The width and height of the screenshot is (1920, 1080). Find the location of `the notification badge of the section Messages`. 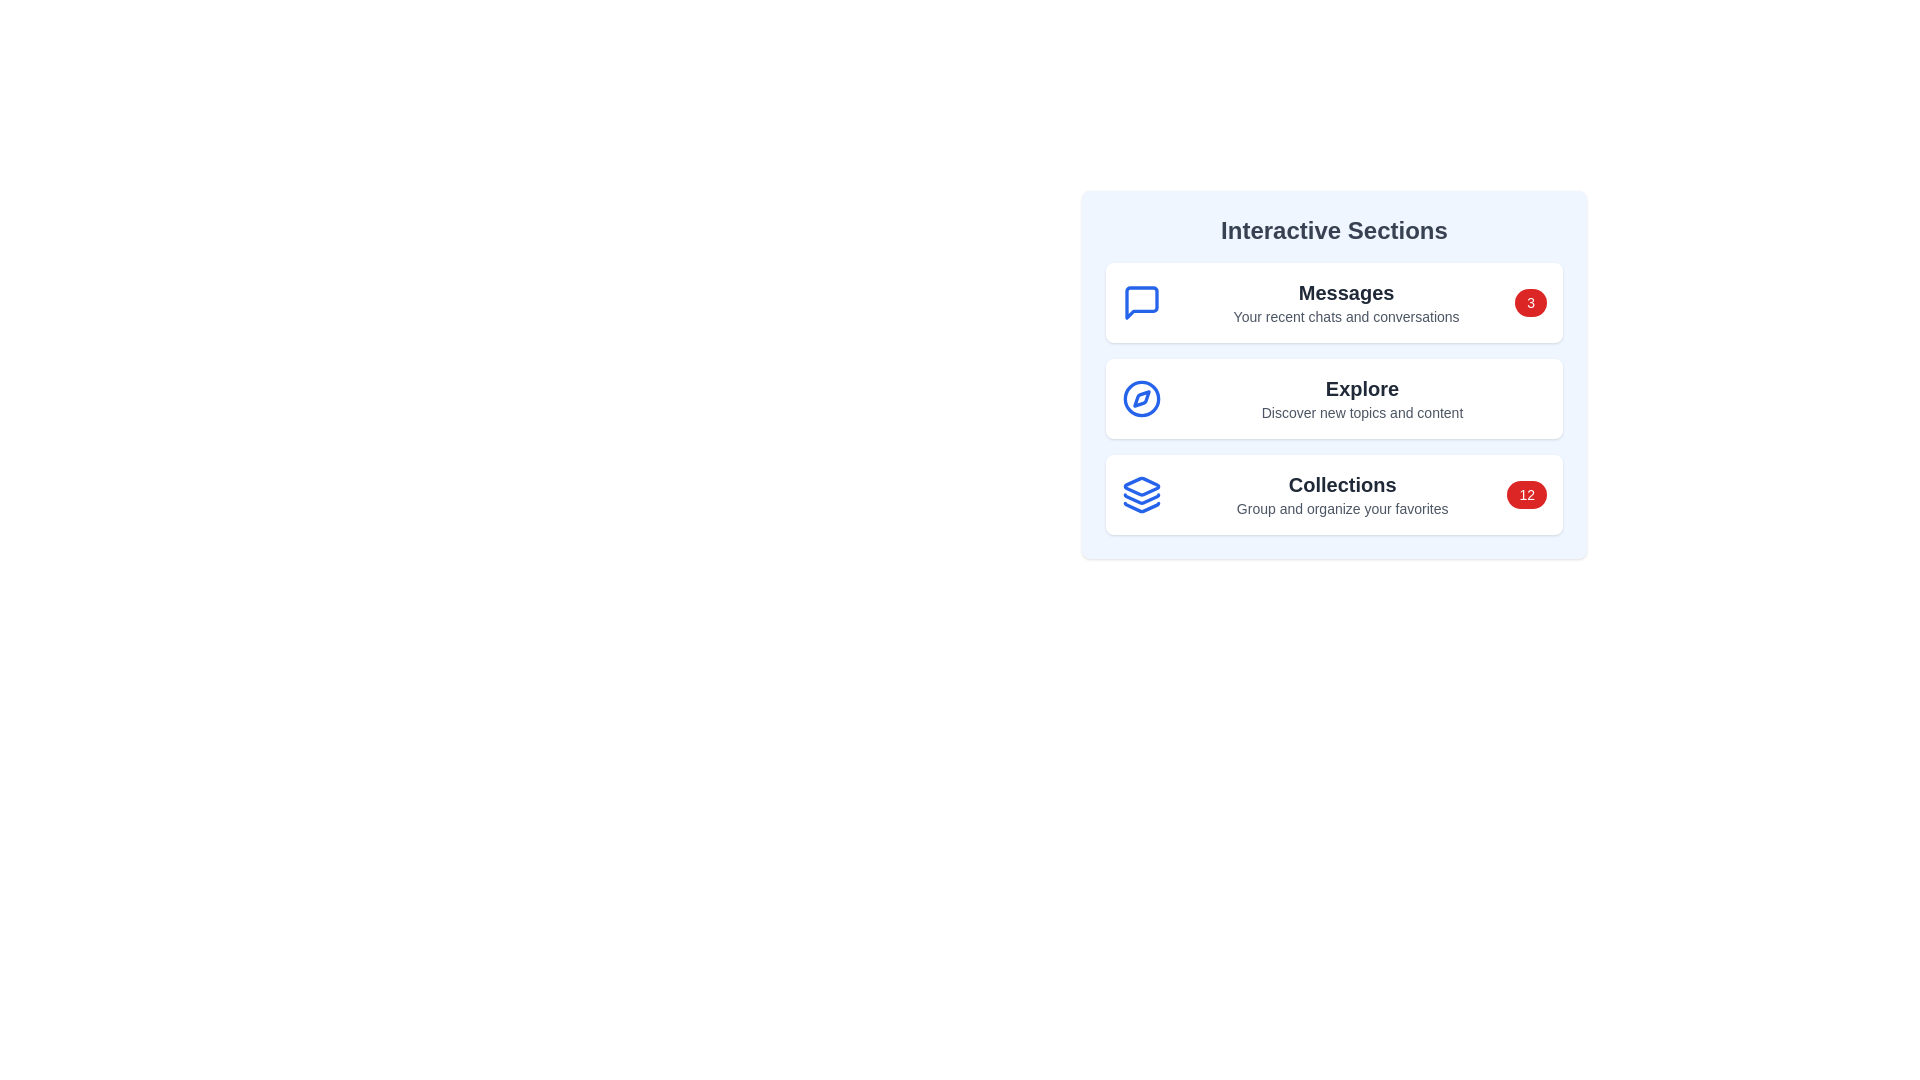

the notification badge of the section Messages is located at coordinates (1530, 303).